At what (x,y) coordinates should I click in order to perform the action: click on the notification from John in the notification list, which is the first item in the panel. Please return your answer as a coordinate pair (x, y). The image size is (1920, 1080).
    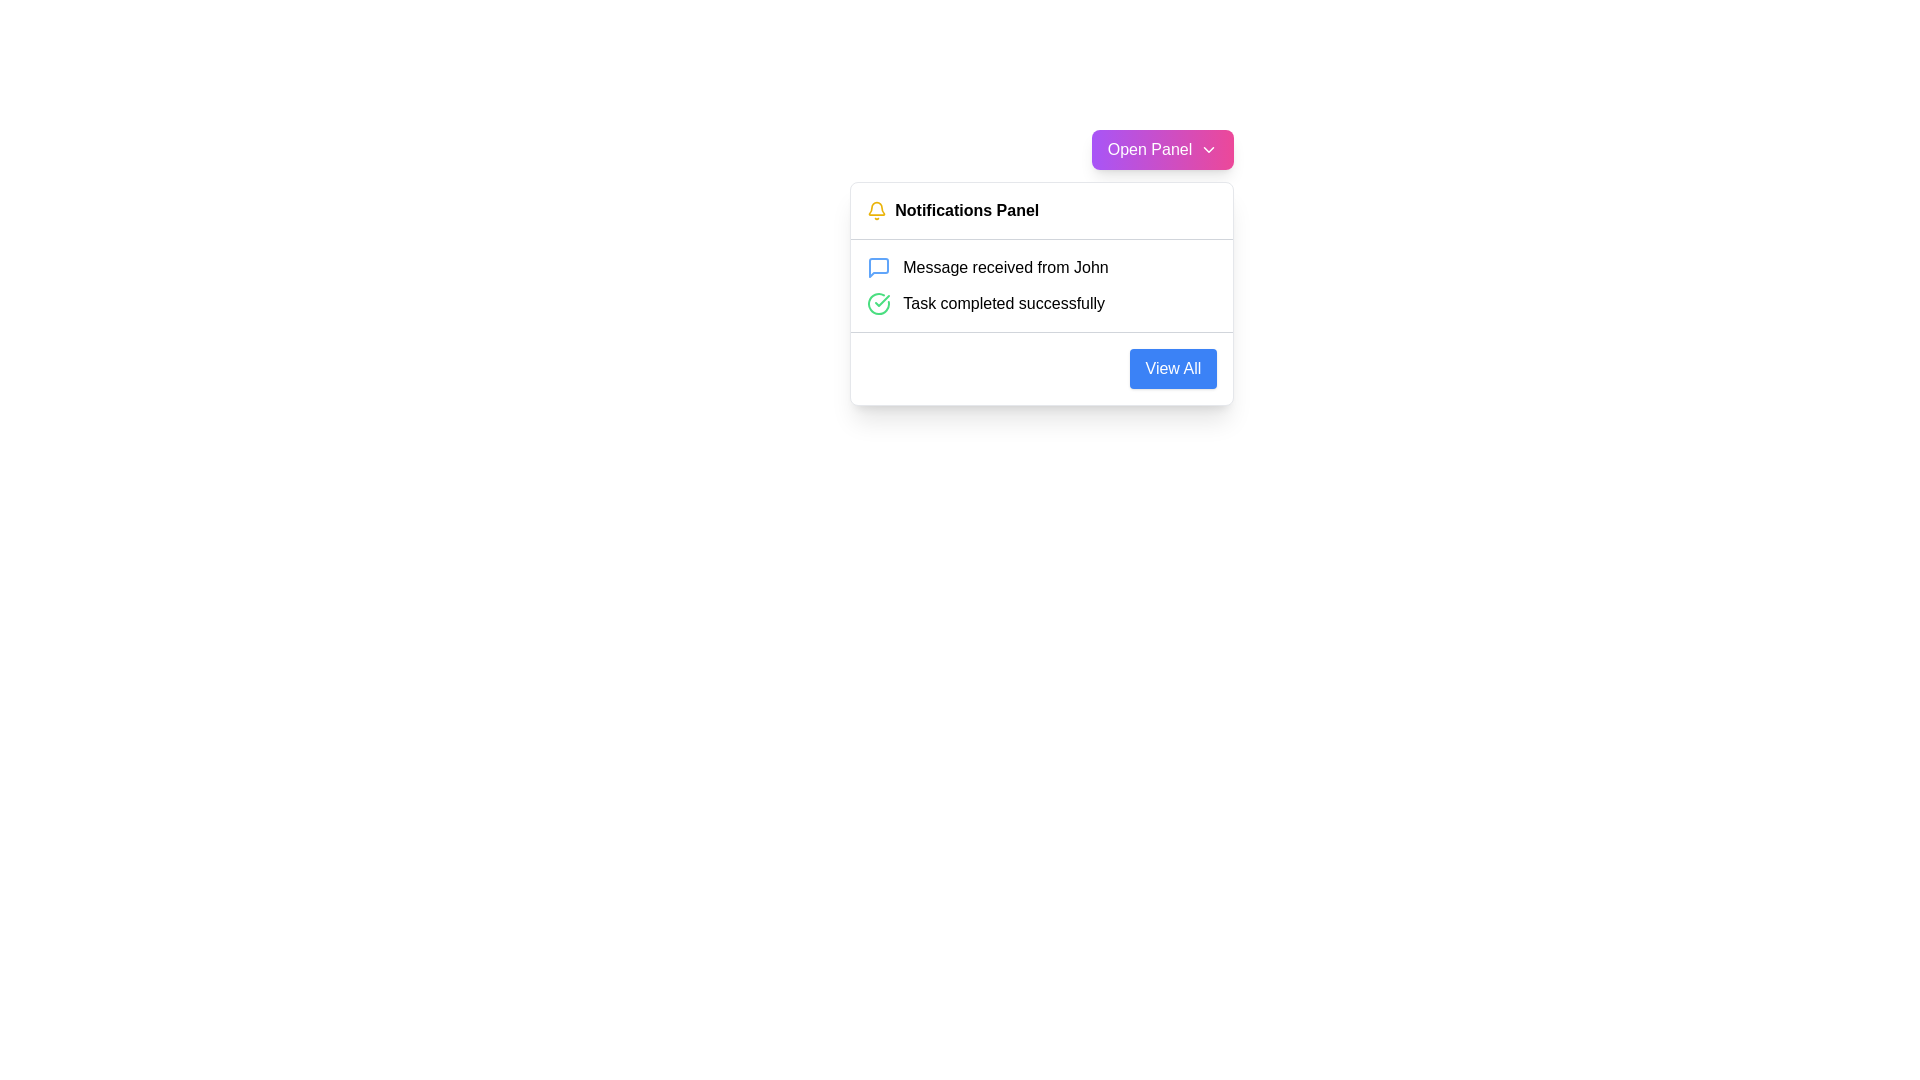
    Looking at the image, I should click on (1041, 266).